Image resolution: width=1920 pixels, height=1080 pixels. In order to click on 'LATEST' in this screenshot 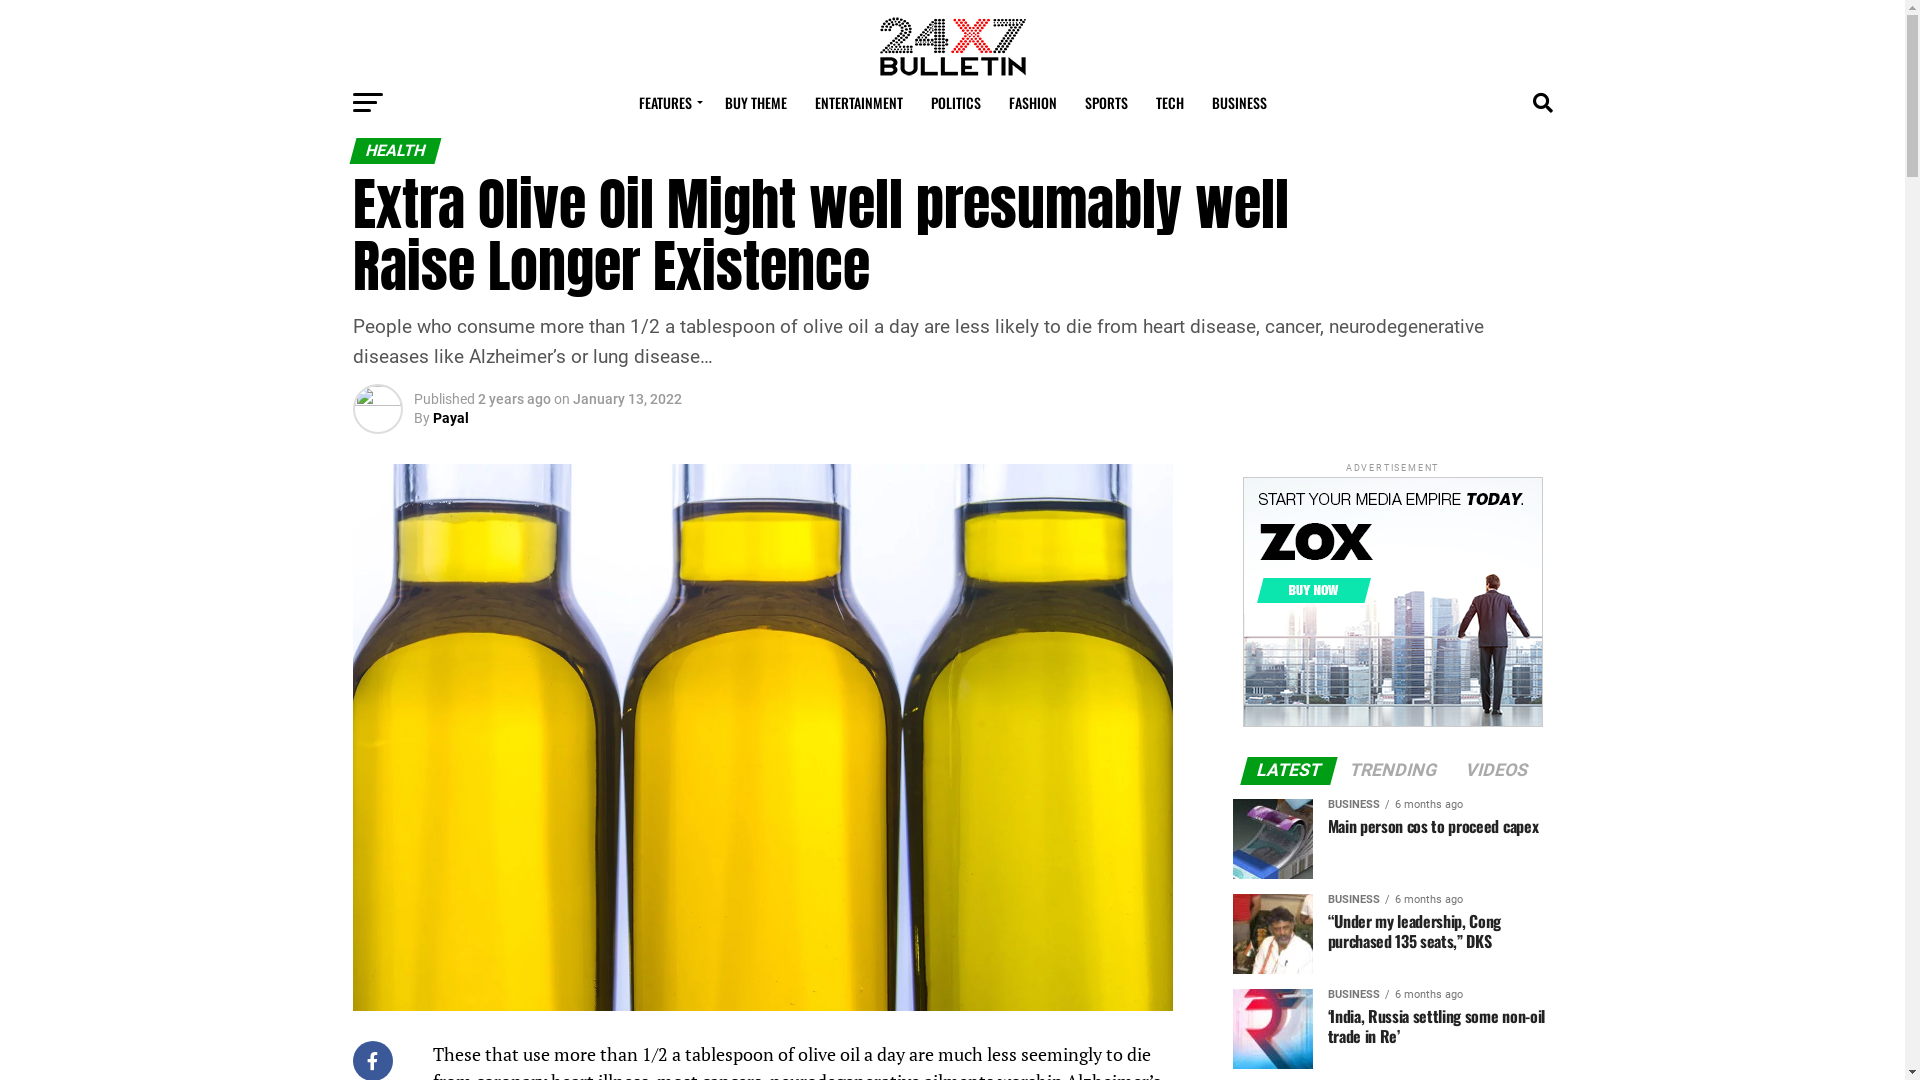, I will do `click(1289, 770)`.